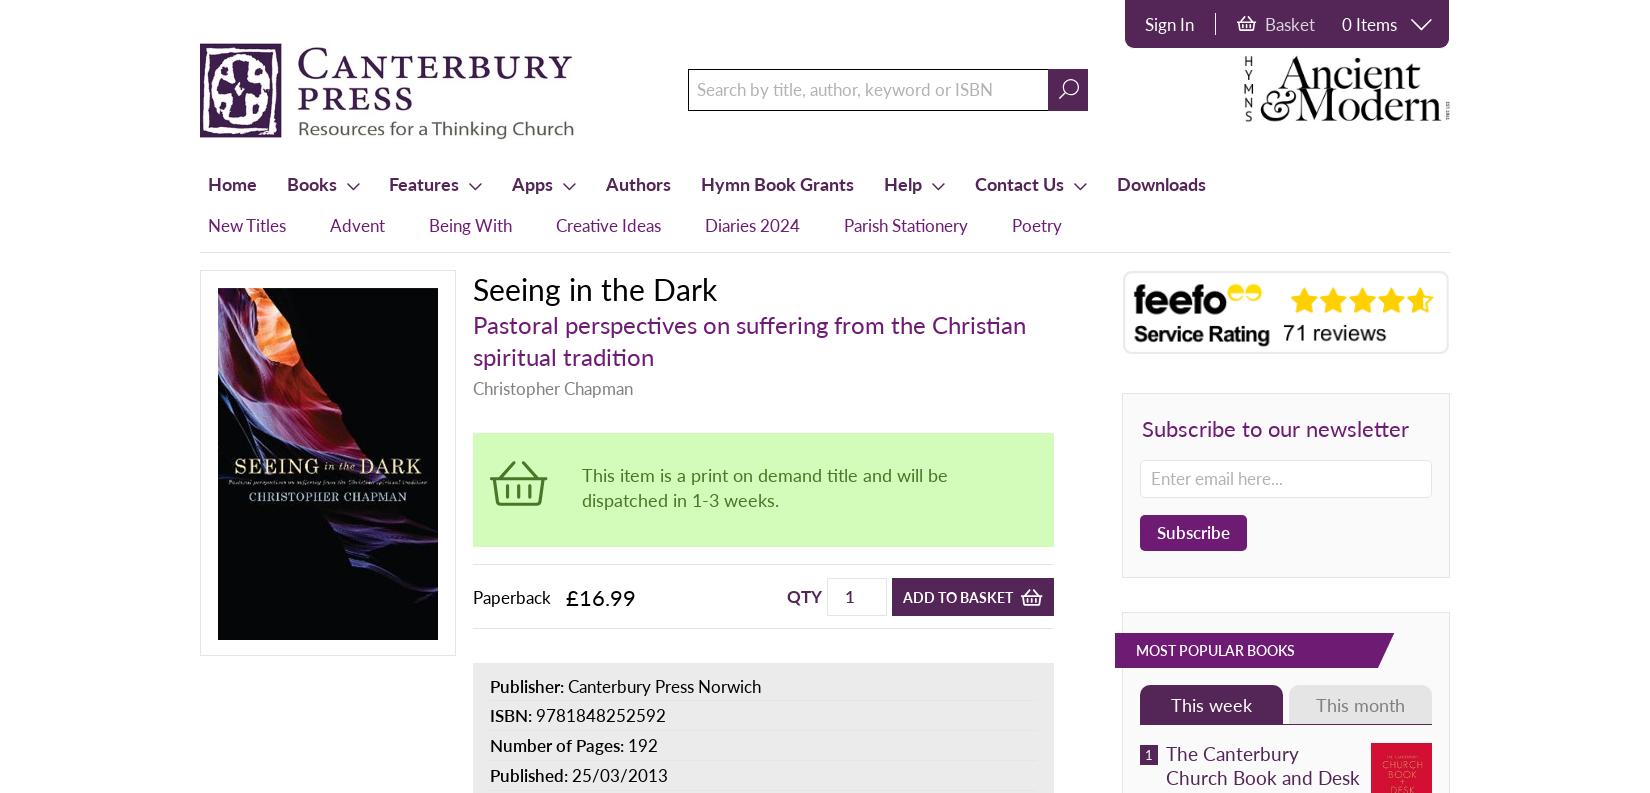 This screenshot has width=1650, height=793. I want to click on 'Publisher:', so click(527, 684).